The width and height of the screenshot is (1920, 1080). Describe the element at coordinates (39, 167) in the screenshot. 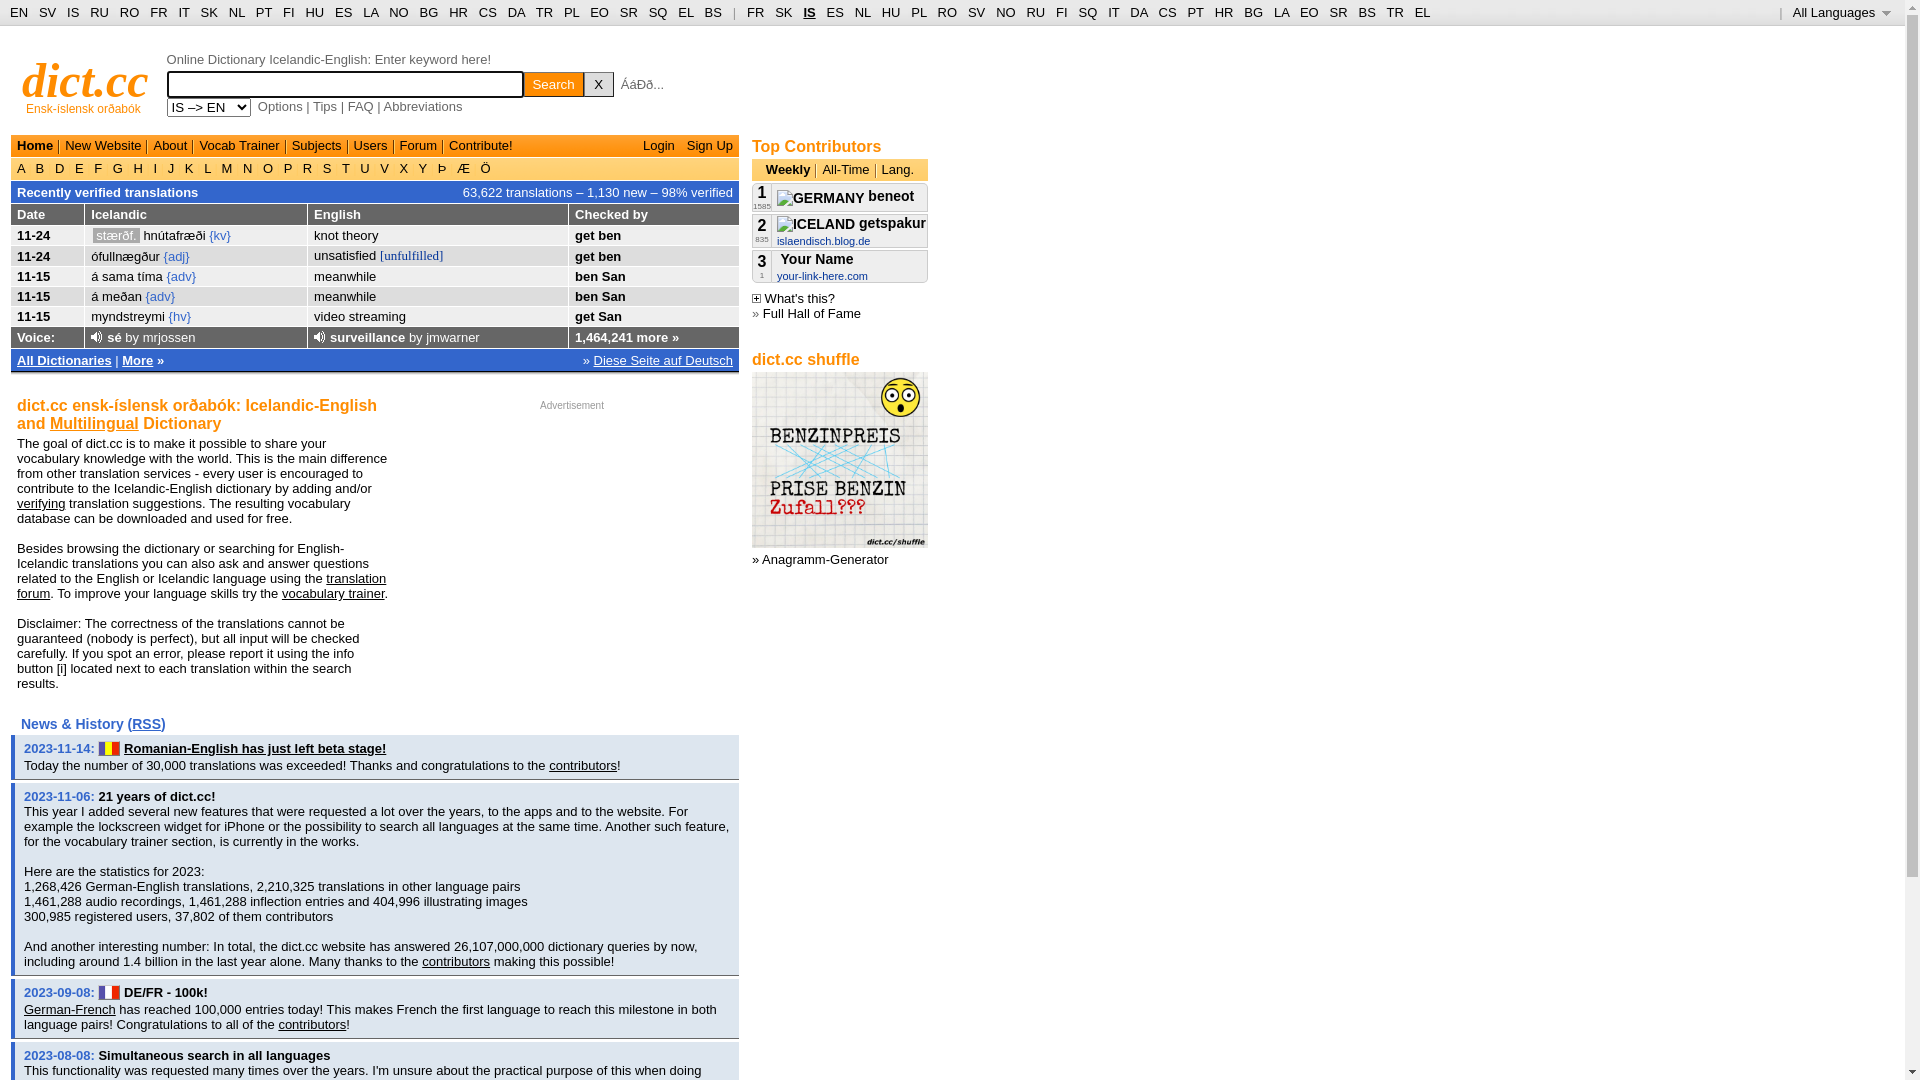

I see `'B'` at that location.